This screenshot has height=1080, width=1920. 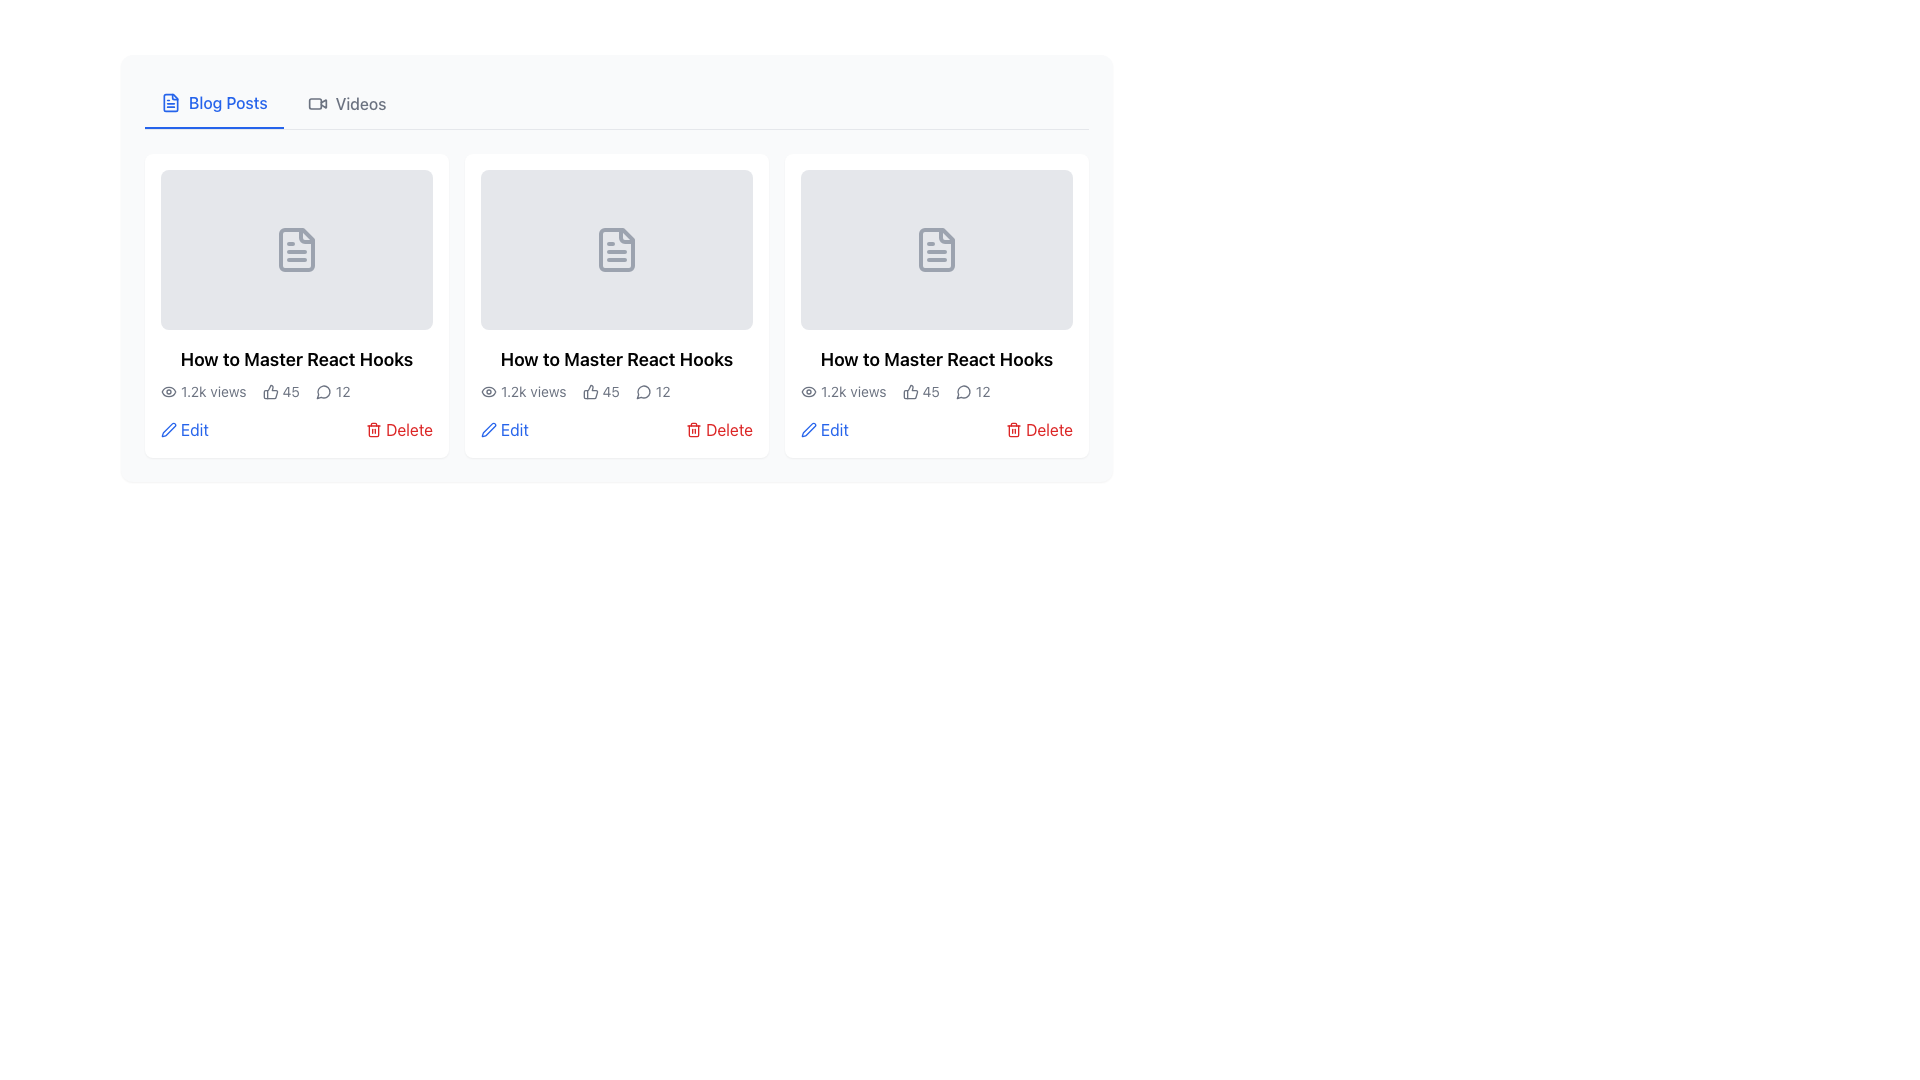 What do you see at coordinates (489, 392) in the screenshot?
I see `the eye icon element that indicates the number of views for the blog post, located to the left of the '1.2k views' text` at bounding box center [489, 392].